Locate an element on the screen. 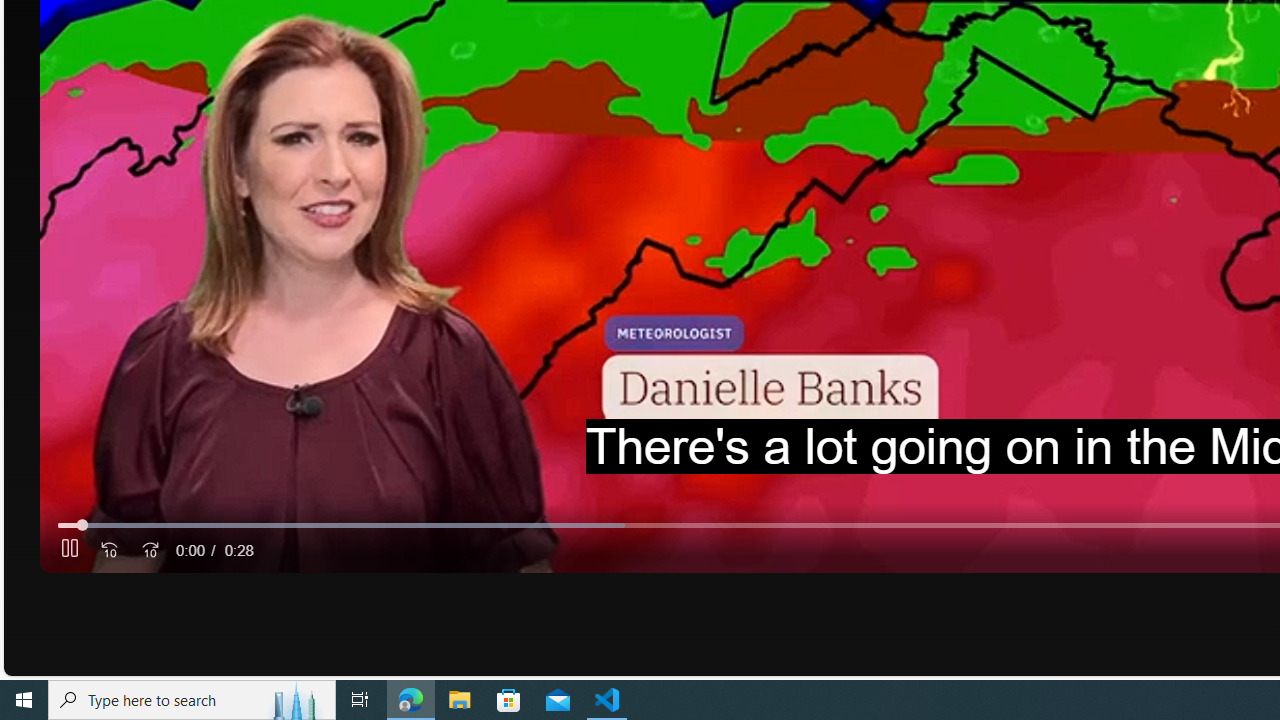 The height and width of the screenshot is (720, 1280). 'Seek Back' is located at coordinates (109, 550).